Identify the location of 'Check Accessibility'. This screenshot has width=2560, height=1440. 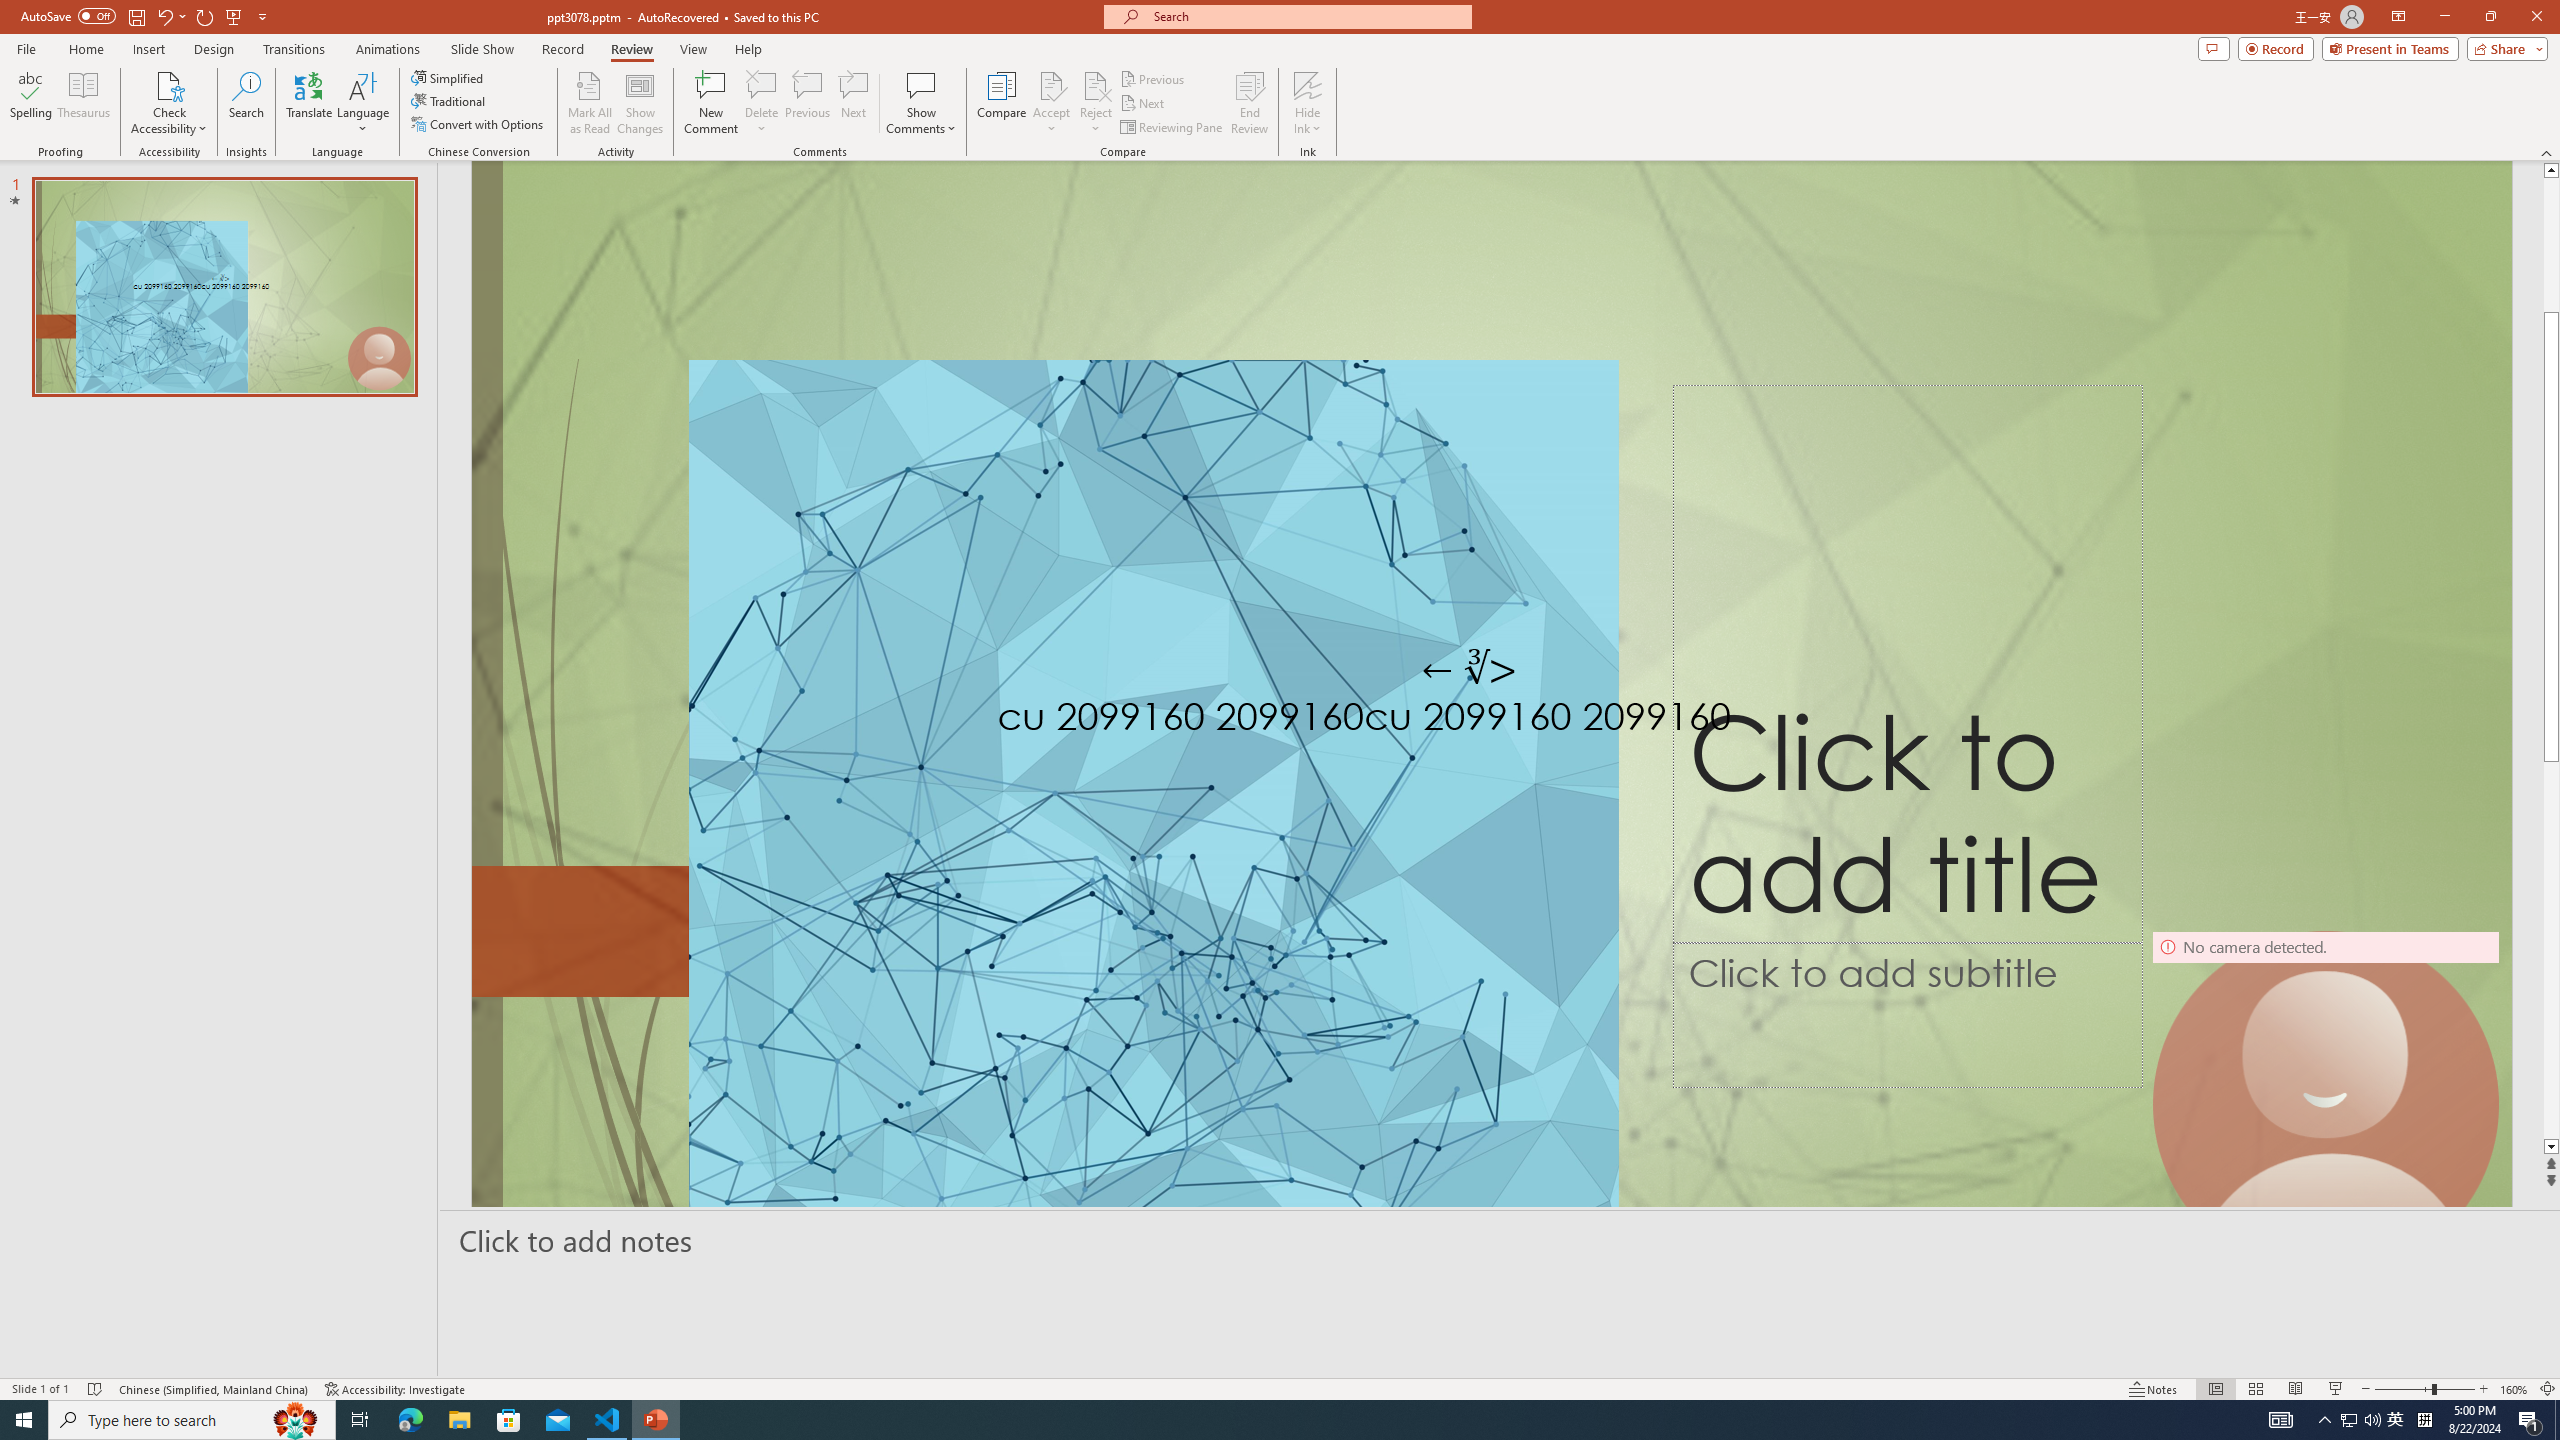
(167, 84).